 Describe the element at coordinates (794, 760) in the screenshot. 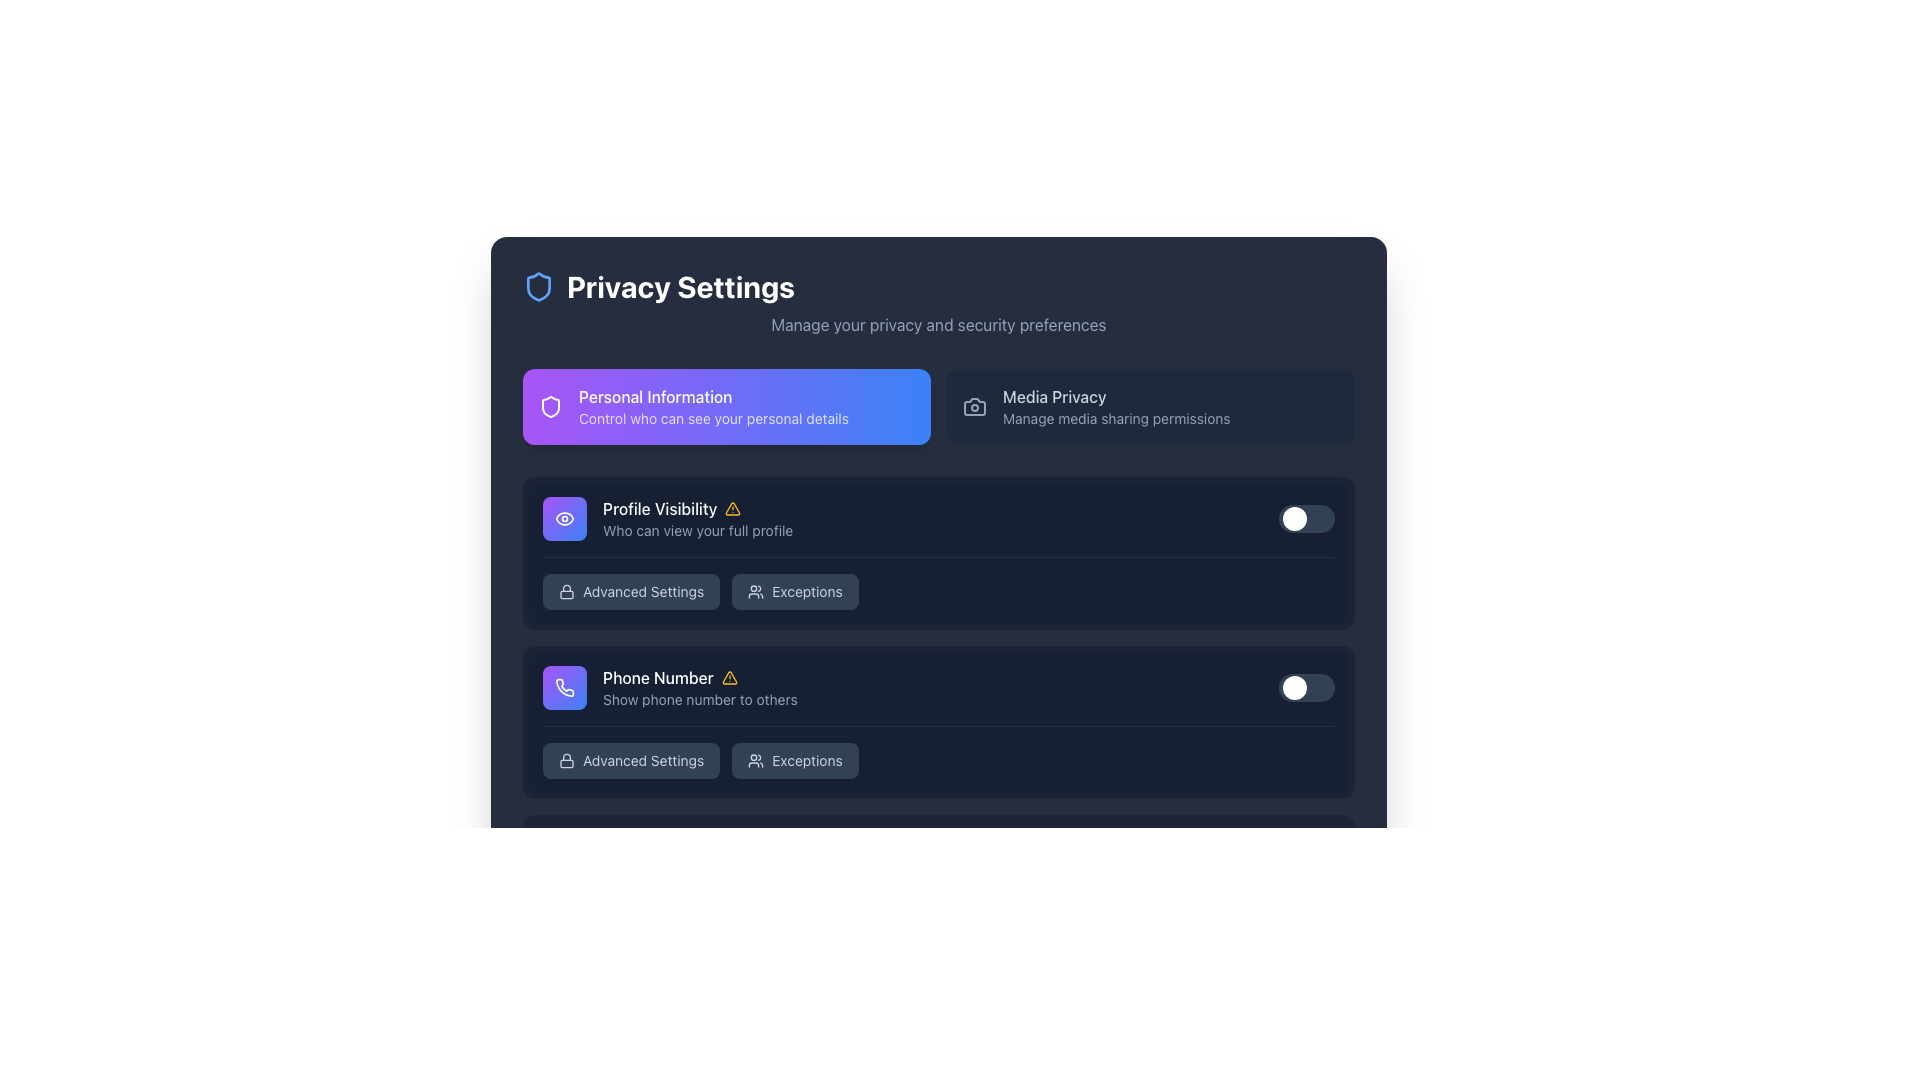

I see `the button that allows customization or viewing of exceptions related to the 'Phone Number' section, positioned to the right of the 'Advanced Settings' button` at that location.